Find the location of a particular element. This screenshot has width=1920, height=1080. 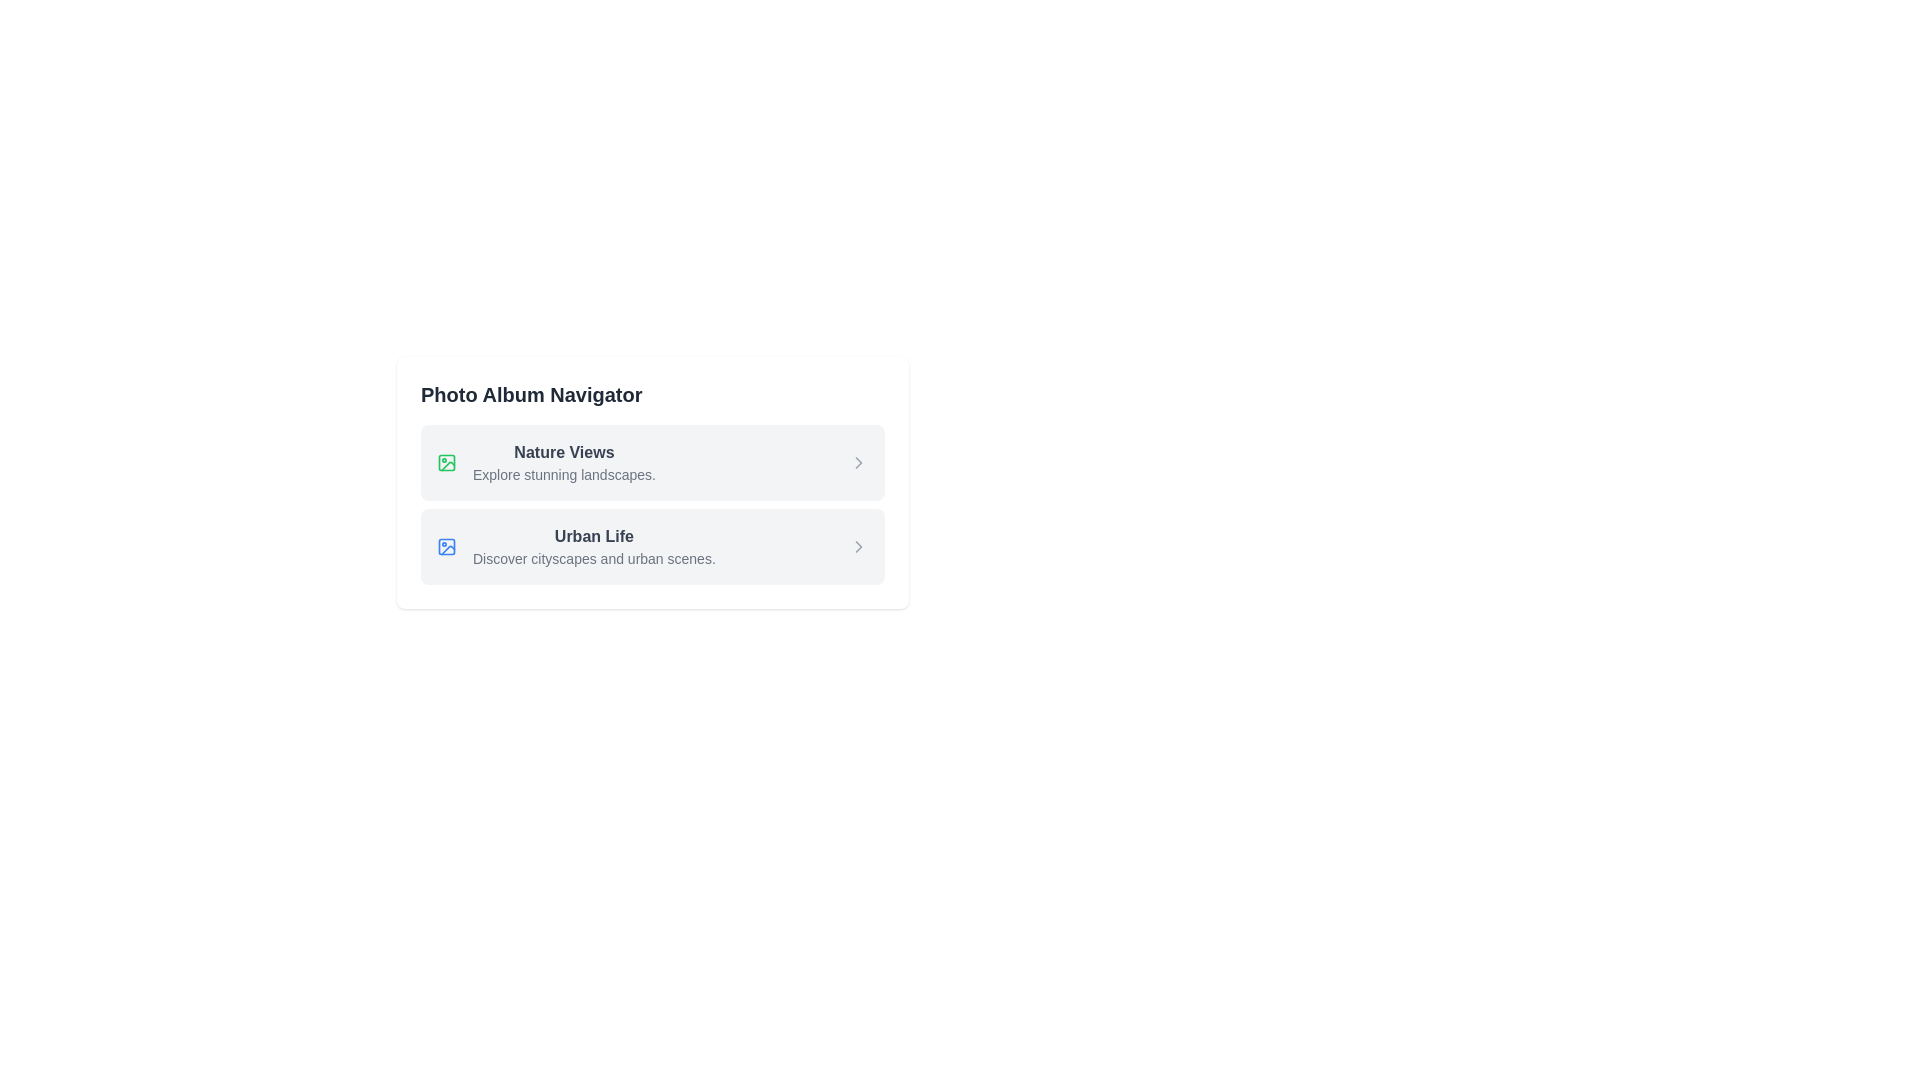

descriptive text from the 'Urban Life' category label located in the second navigational item of the 'Photo Album Navigator' section, directly beneath the 'Urban Life' title is located at coordinates (593, 559).